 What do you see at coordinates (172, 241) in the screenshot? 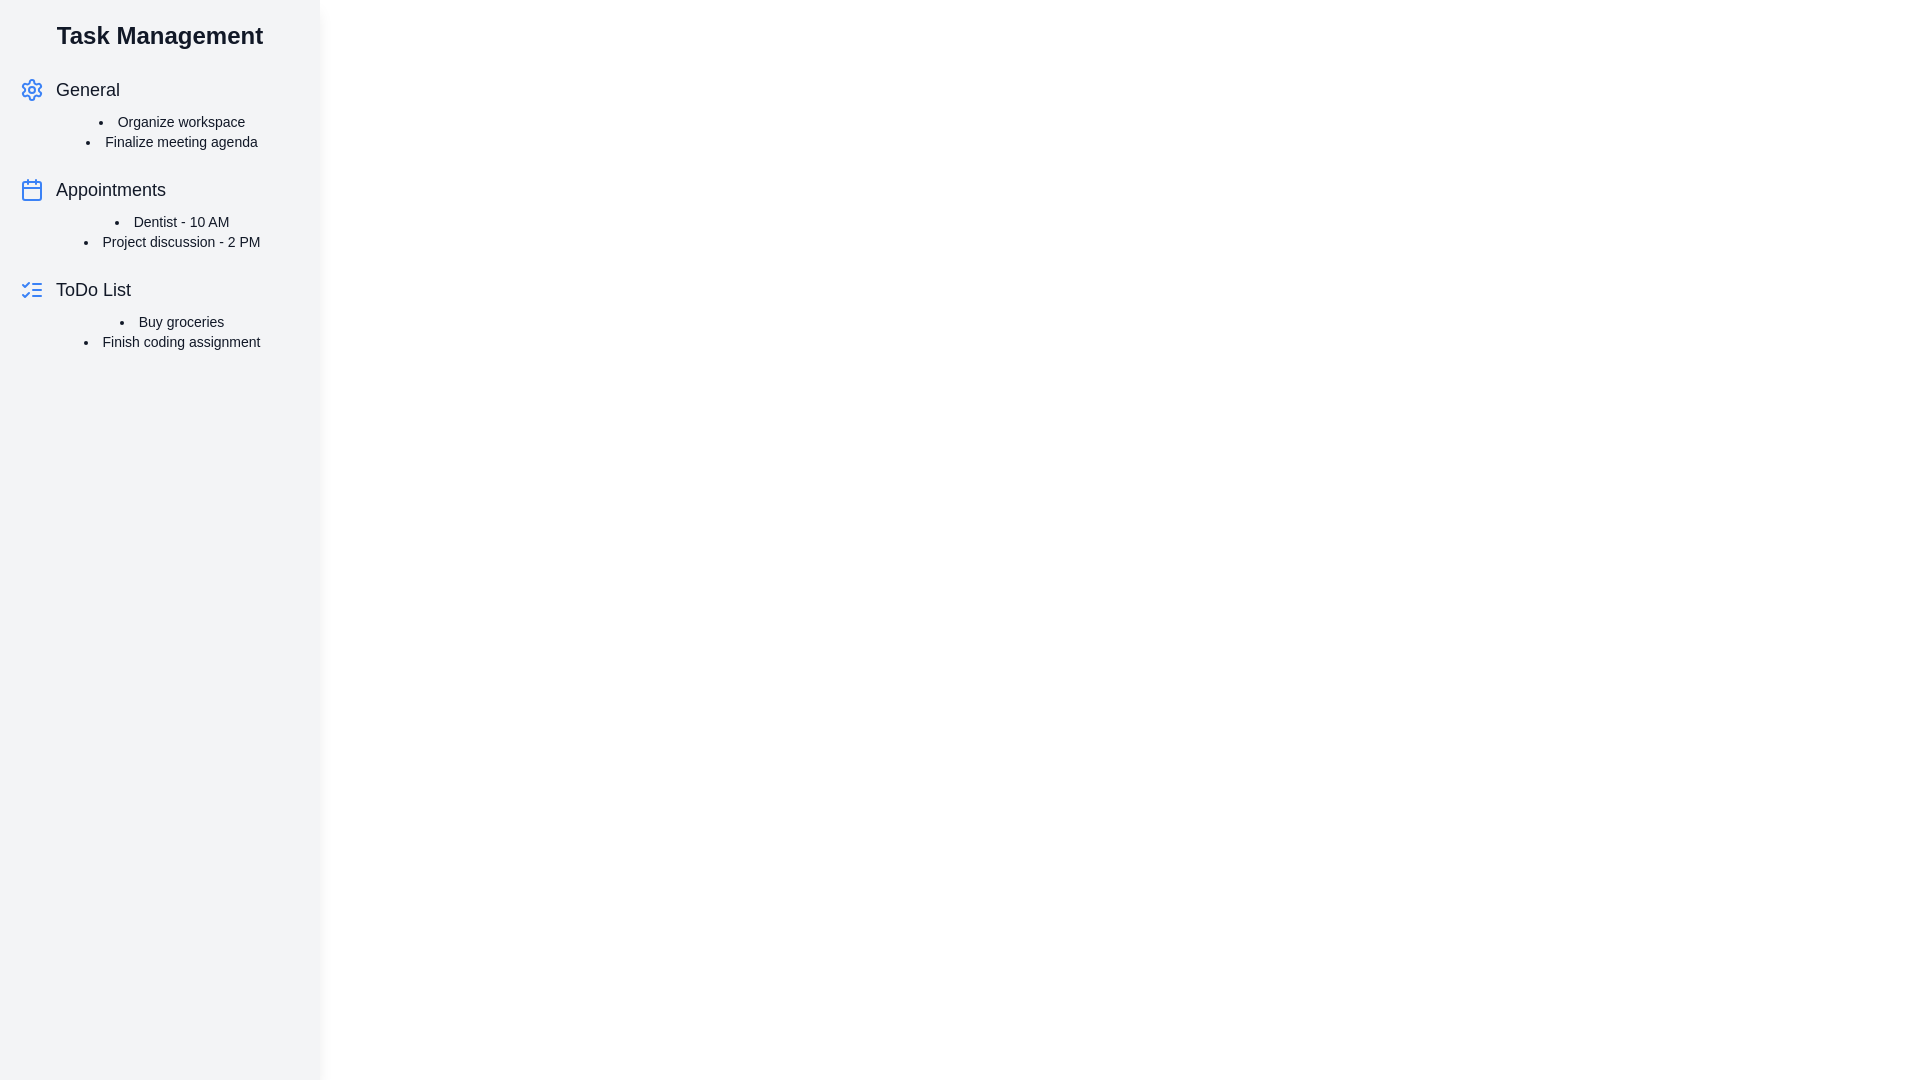
I see `the task text Project discussion - 2 PM to open the task` at bounding box center [172, 241].